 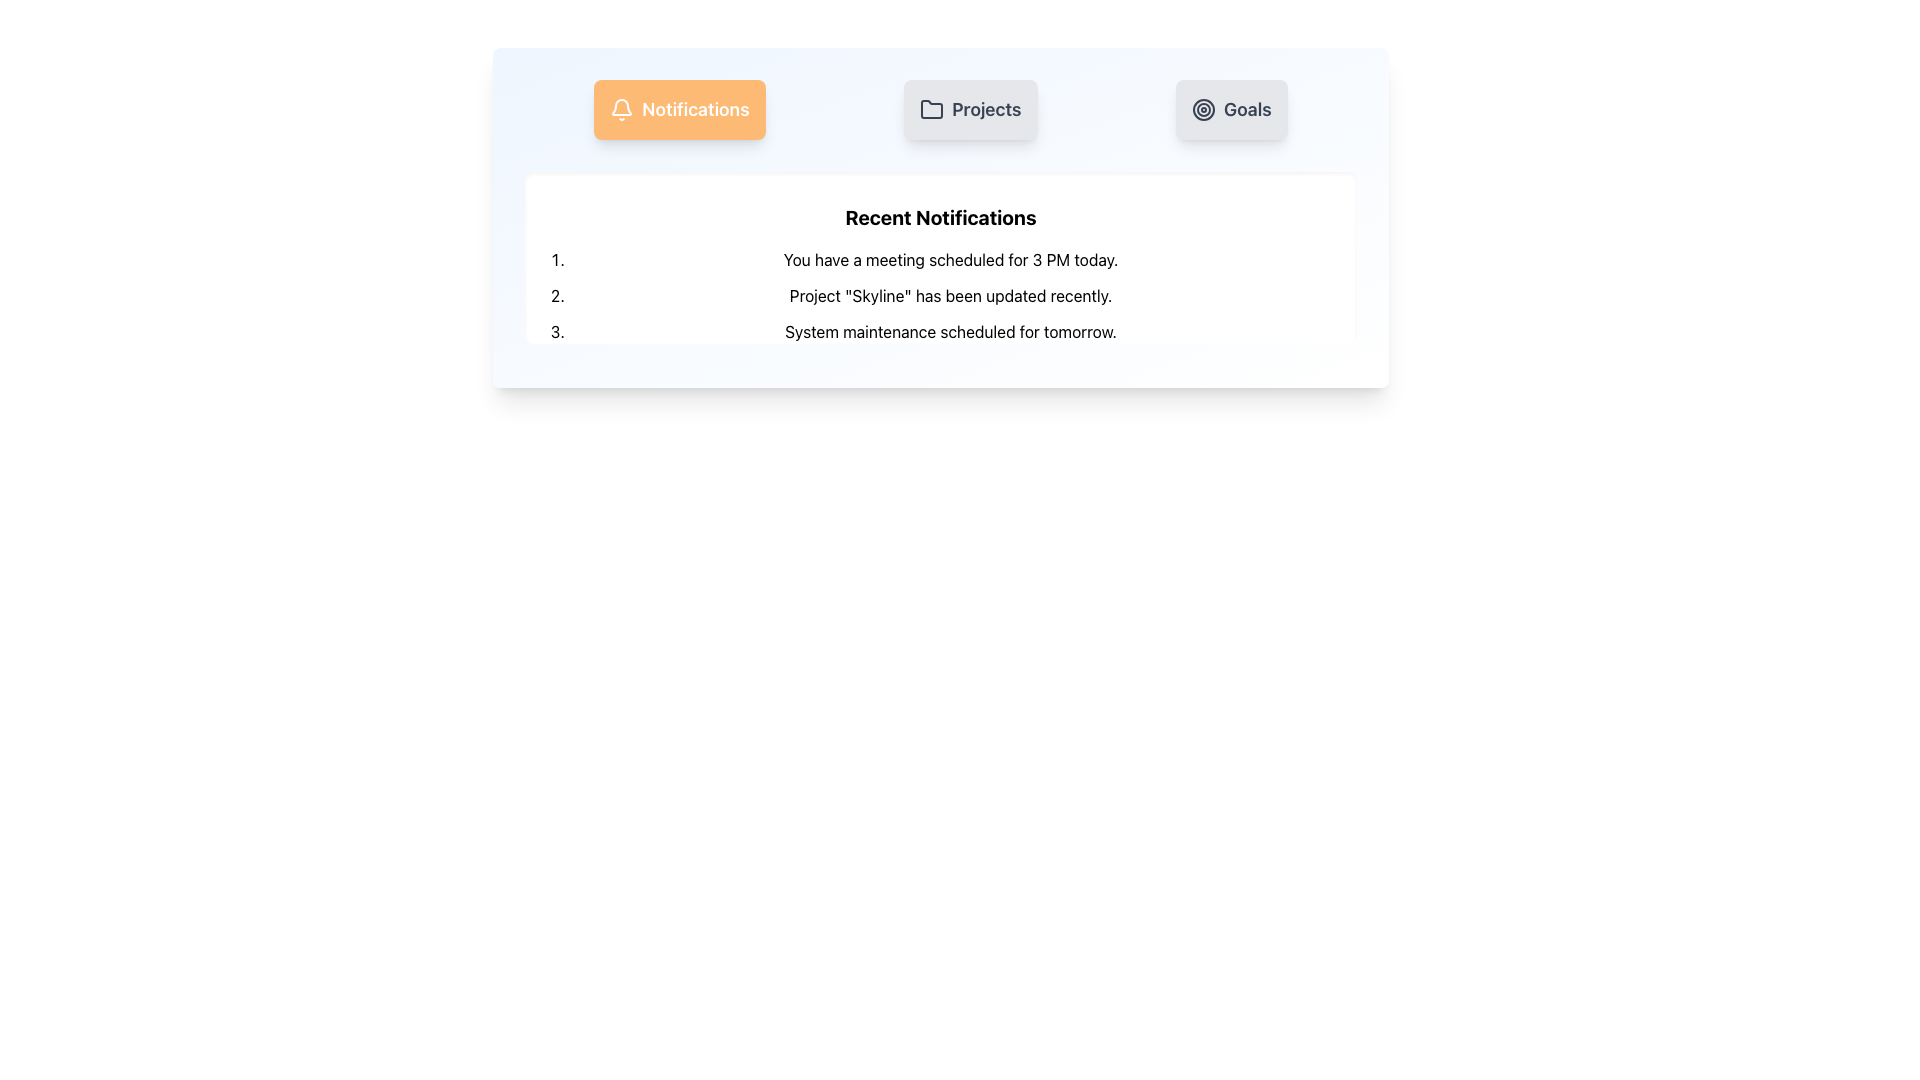 What do you see at coordinates (931, 110) in the screenshot?
I see `the 'Projects' folder icon located to the left of the text 'Projects' in the navigation section` at bounding box center [931, 110].